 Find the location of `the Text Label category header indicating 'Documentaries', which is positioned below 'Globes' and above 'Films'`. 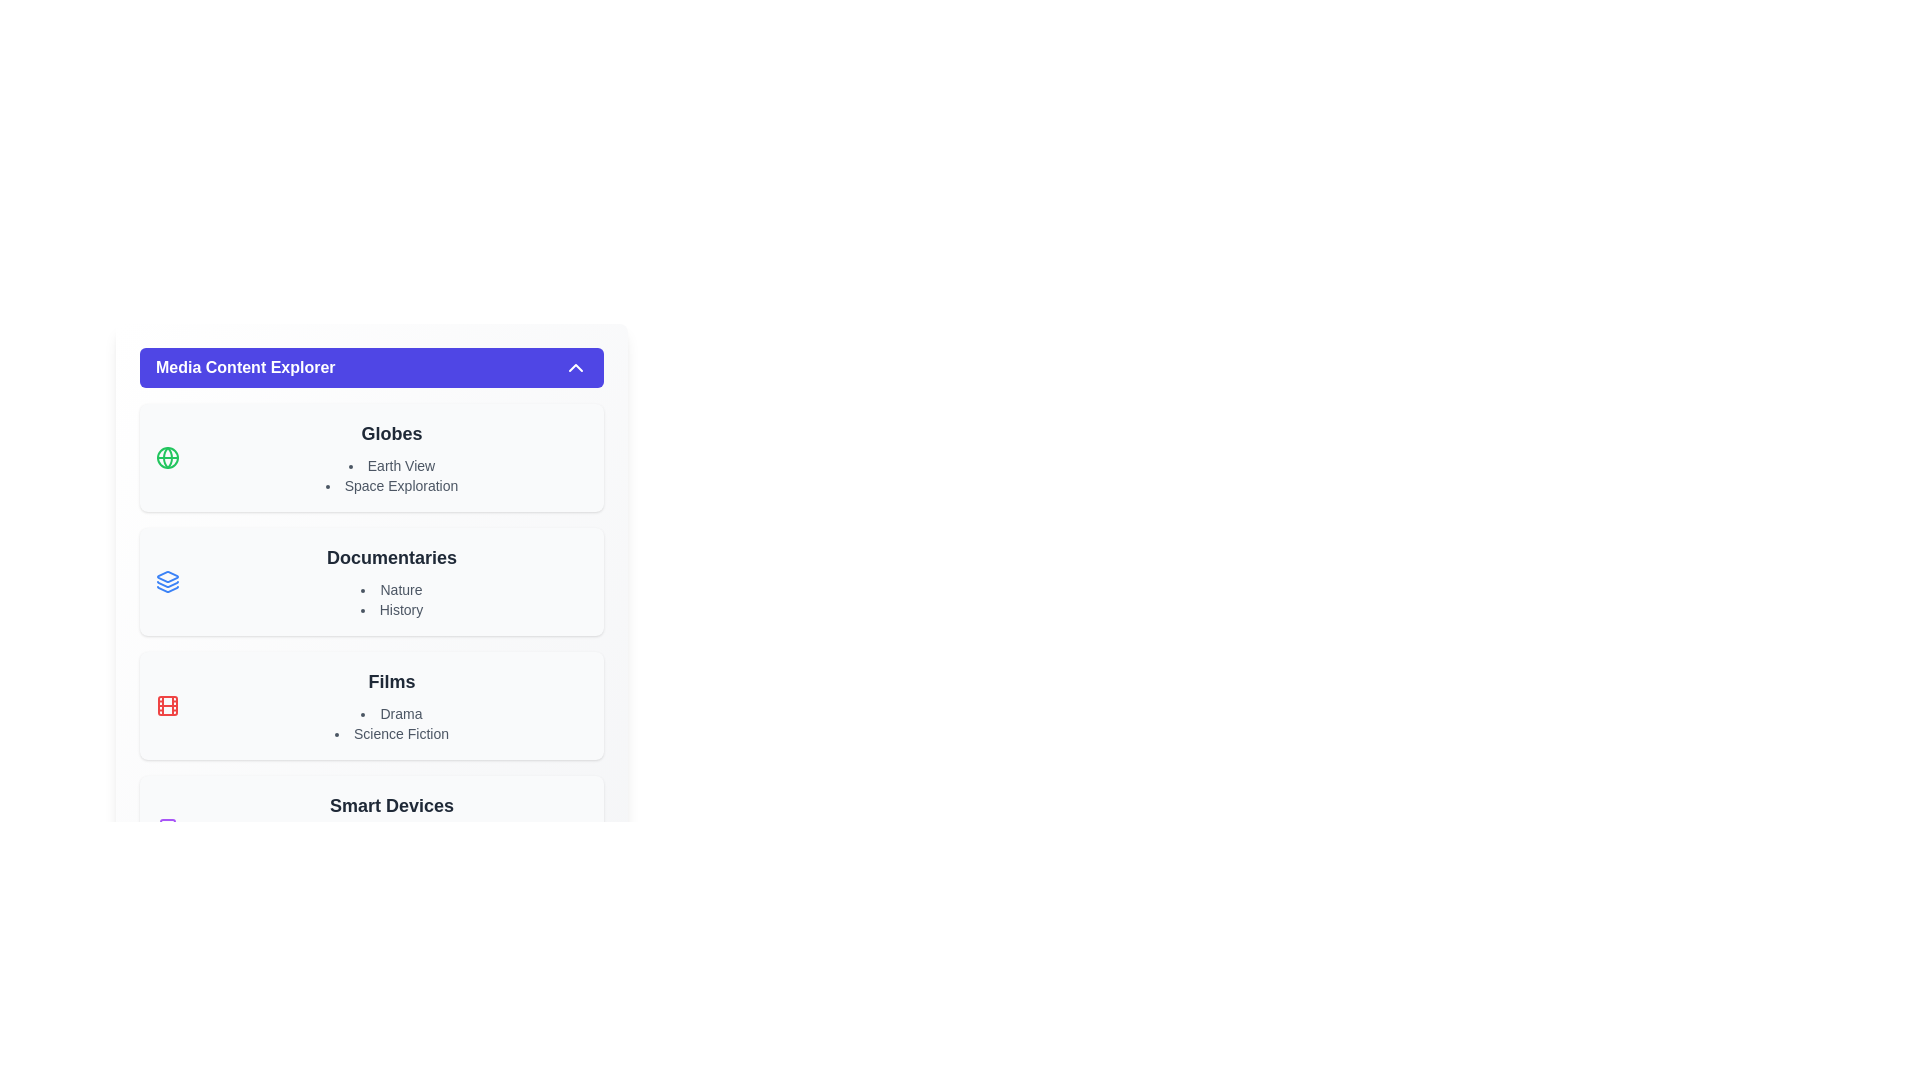

the Text Label category header indicating 'Documentaries', which is positioned below 'Globes' and above 'Films' is located at coordinates (392, 558).